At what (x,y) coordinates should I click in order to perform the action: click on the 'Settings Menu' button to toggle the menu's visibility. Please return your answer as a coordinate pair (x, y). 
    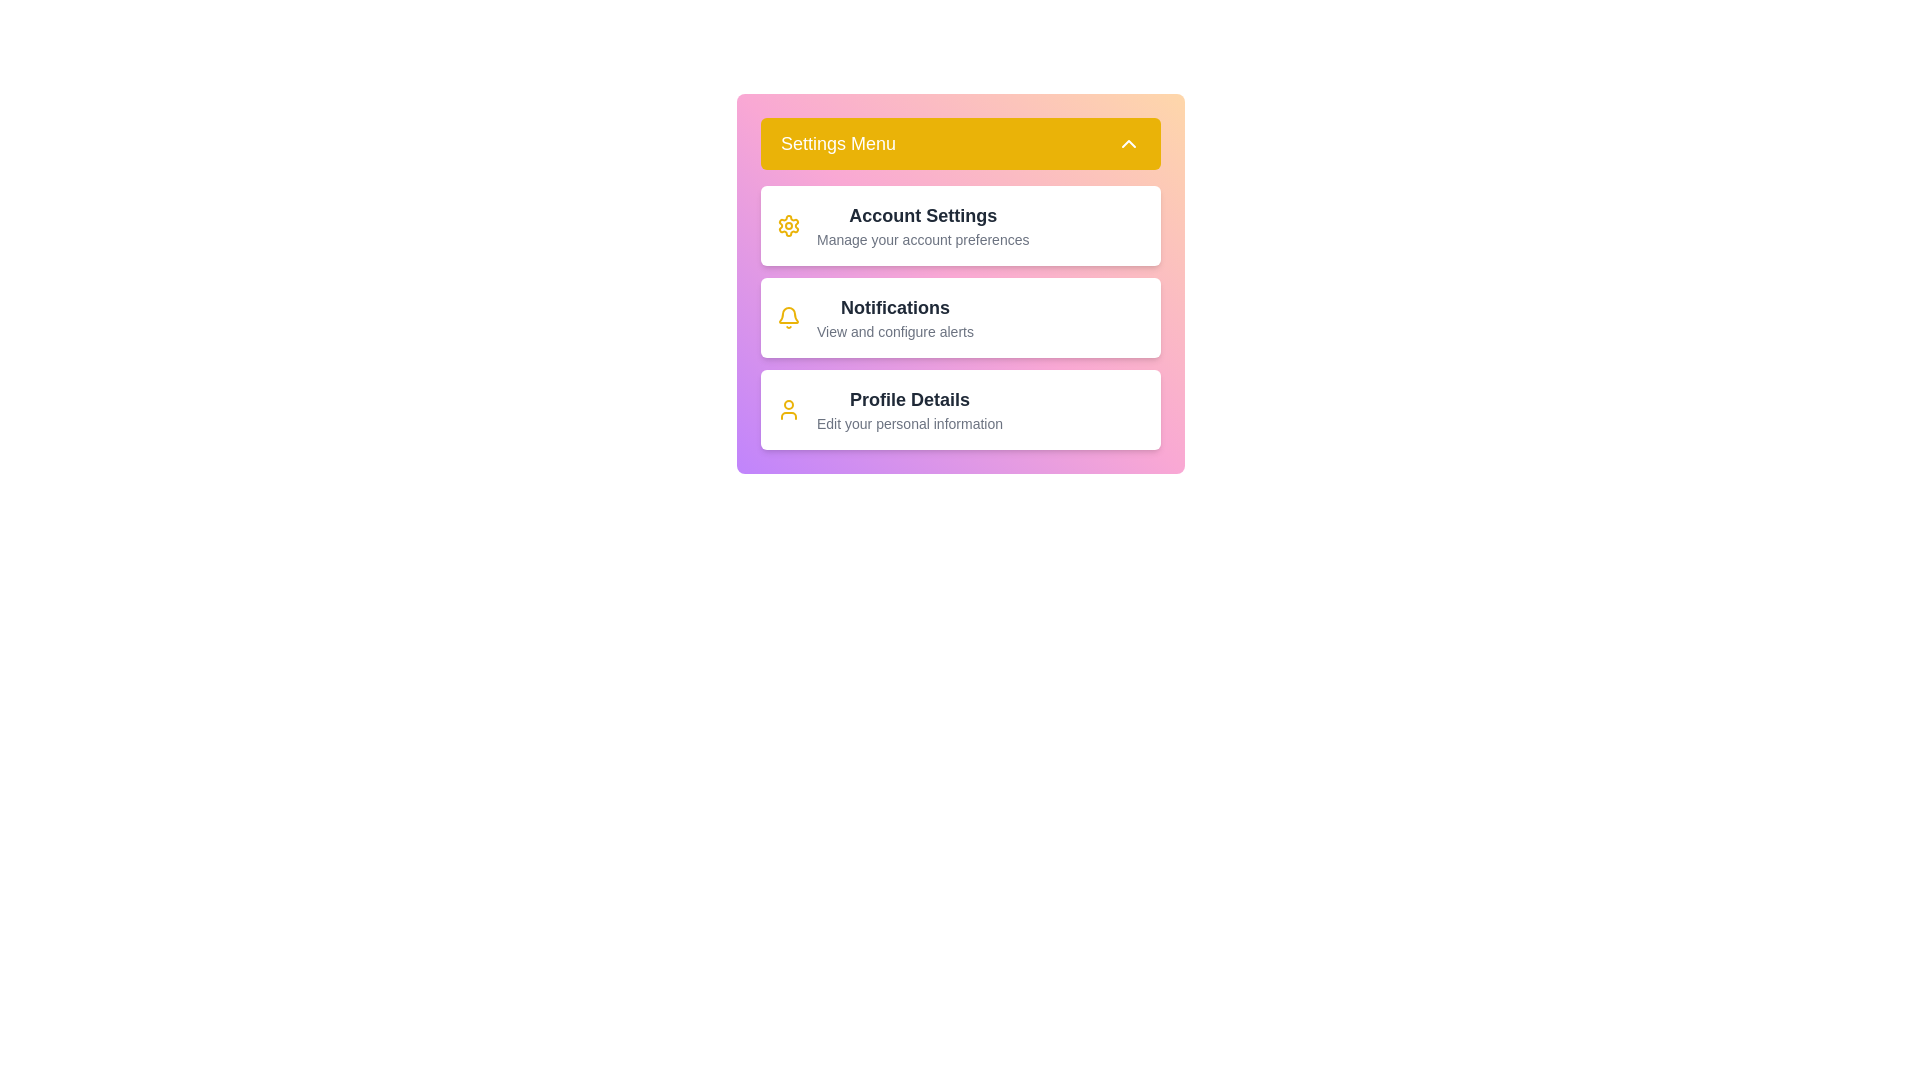
    Looking at the image, I should click on (960, 142).